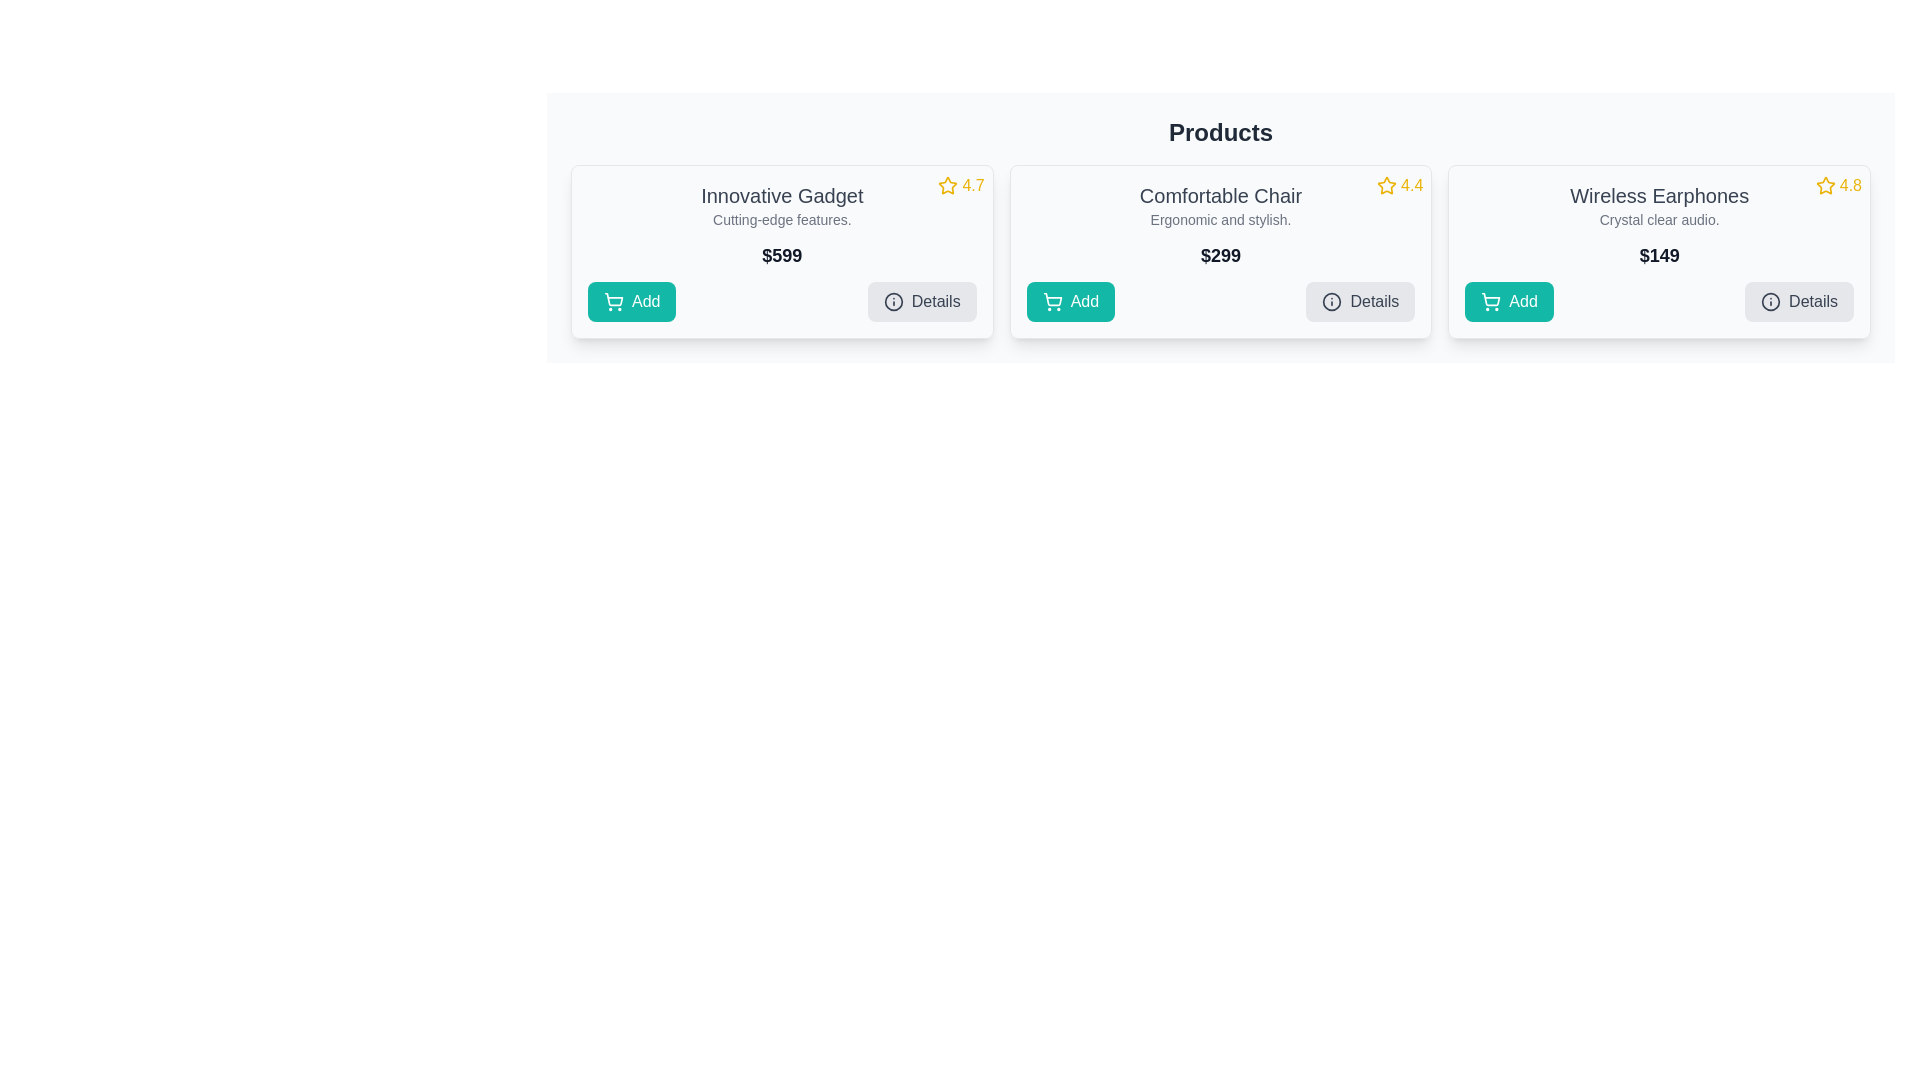 The image size is (1920, 1080). What do you see at coordinates (1659, 219) in the screenshot?
I see `the text label displaying 'Crystal clear audio.' which is styled with smaller gray font and located below the heading 'Wireless Earphones'` at bounding box center [1659, 219].